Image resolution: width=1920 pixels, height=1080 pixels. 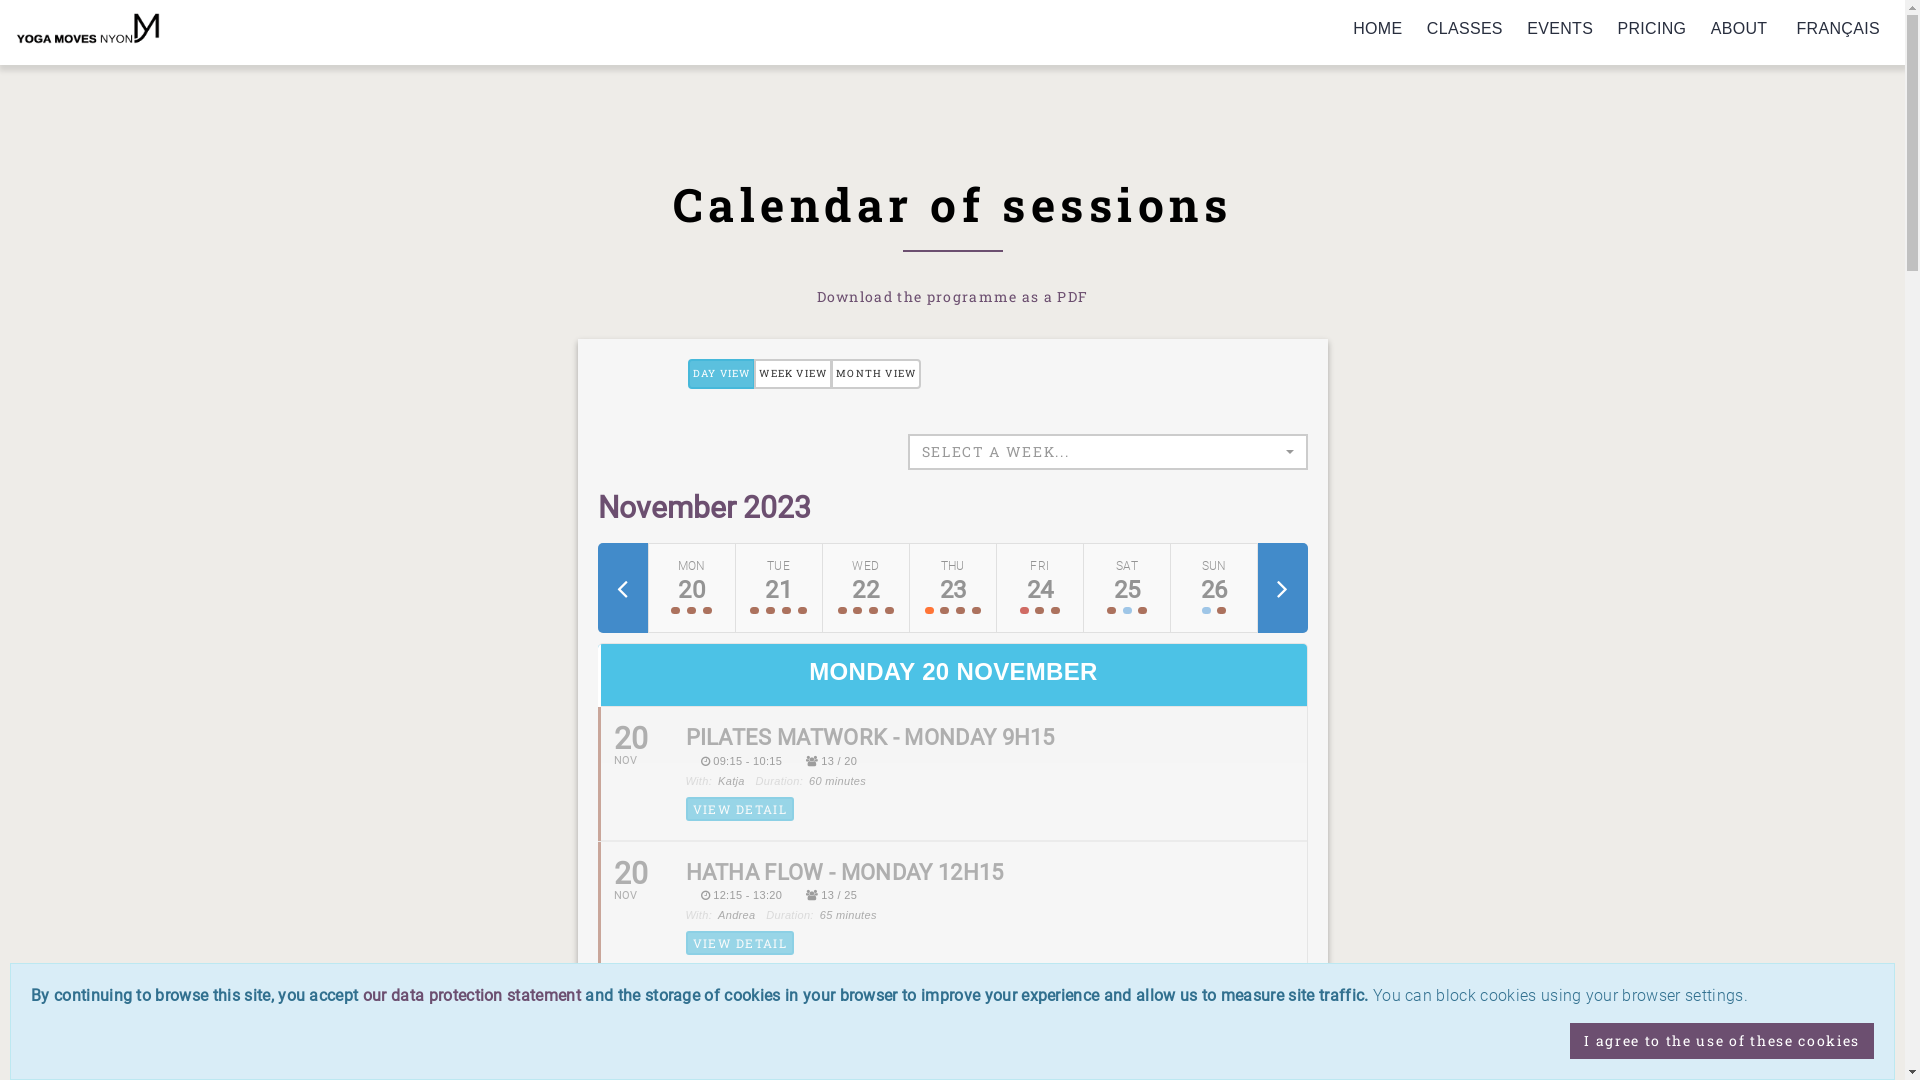 What do you see at coordinates (952, 296) in the screenshot?
I see `'Download the programme as a PDF'` at bounding box center [952, 296].